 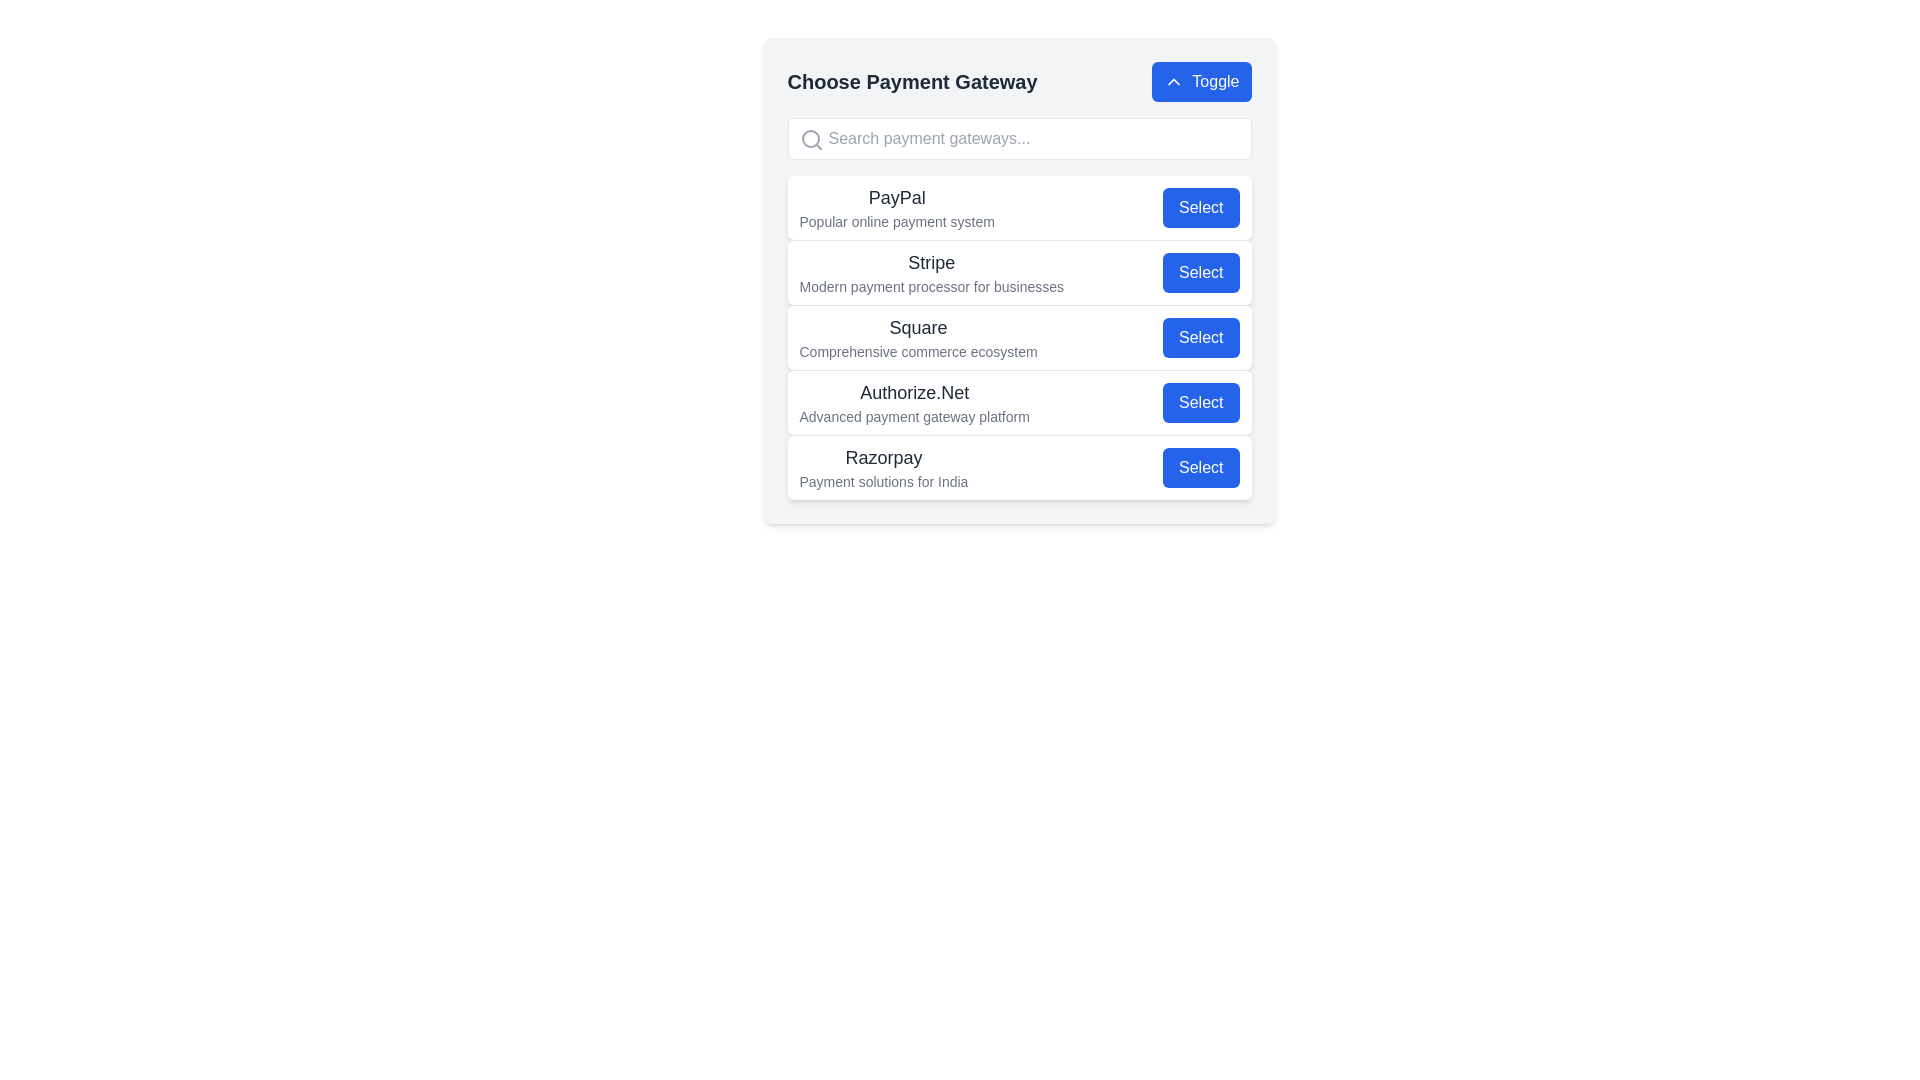 I want to click on the descriptive text label that provides additional information about the 'Square' payment option, located below the 'Square' text and above the 'Select' button in the payment options list, so click(x=917, y=350).